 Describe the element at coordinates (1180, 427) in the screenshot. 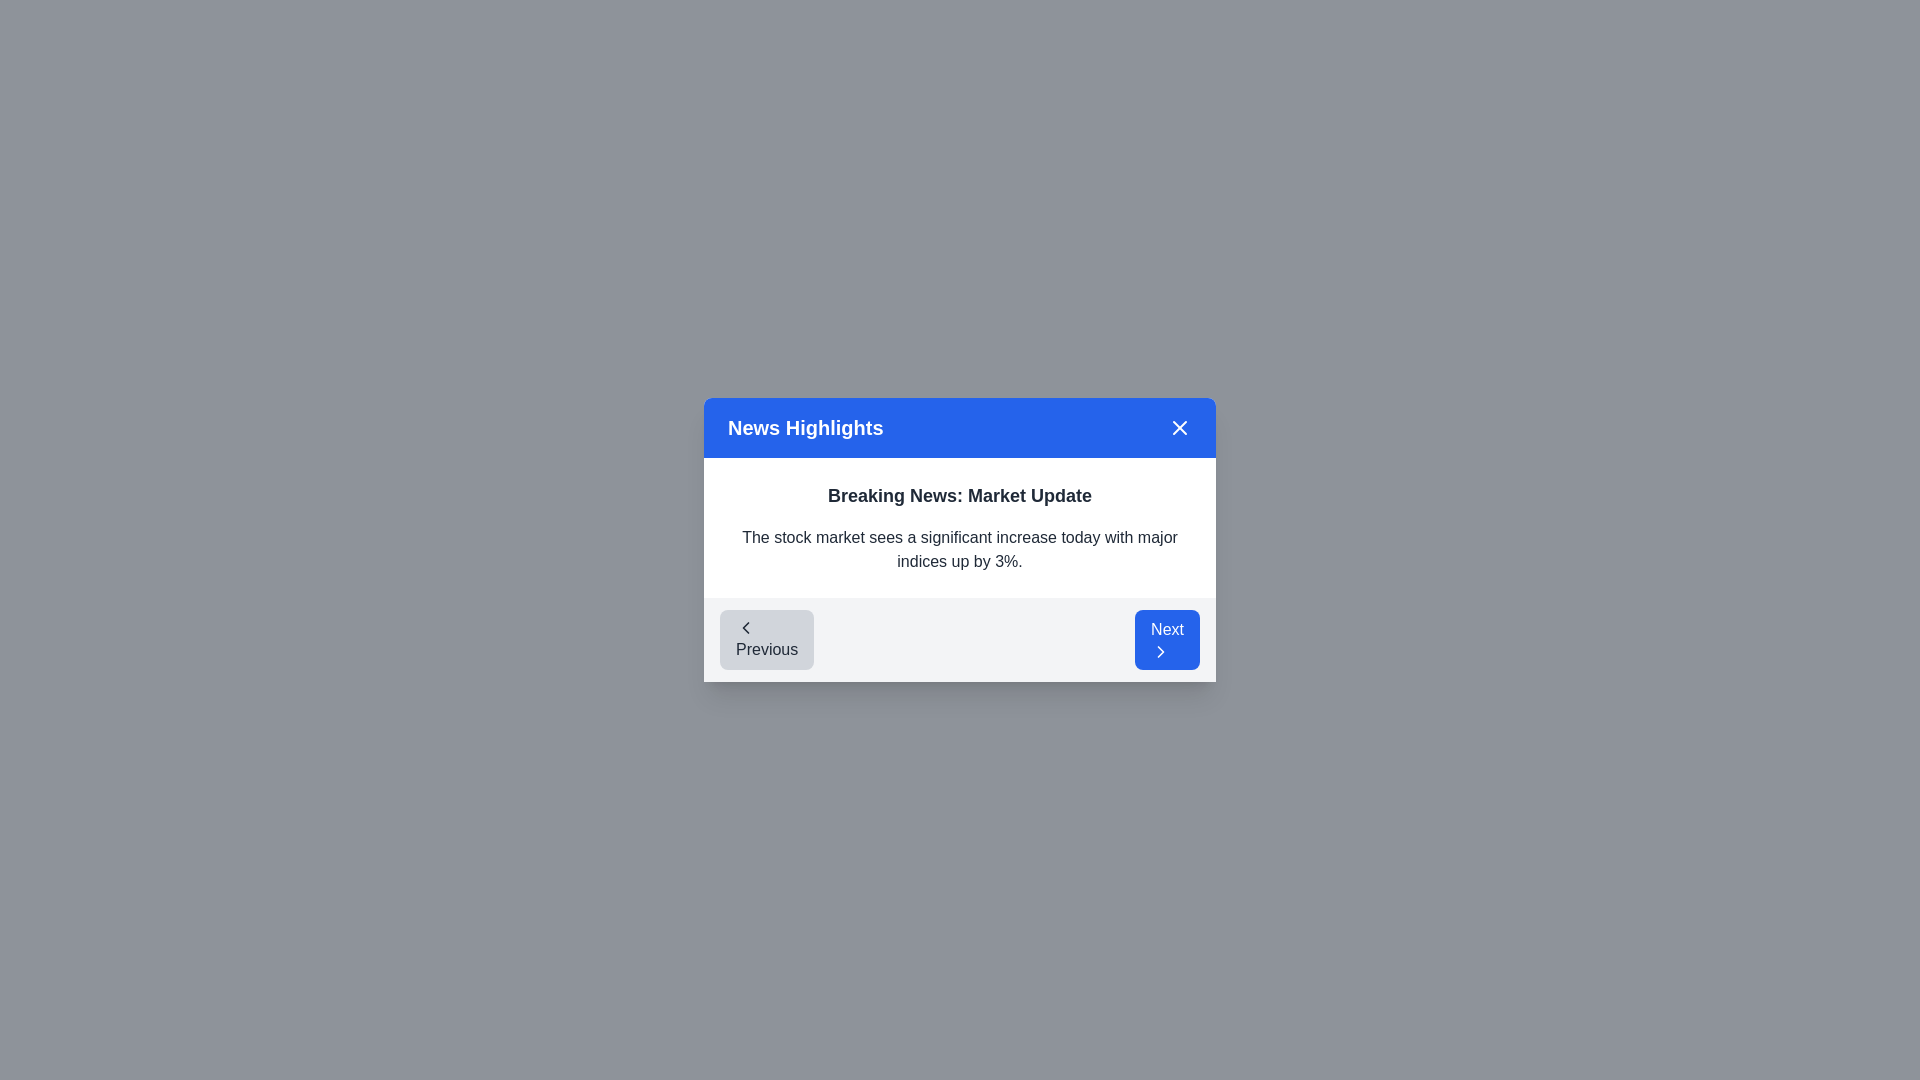

I see `the close button represented by a white 'X' symbol within a blue circular background located at the top-right corner of the 'News Highlights' header` at that location.